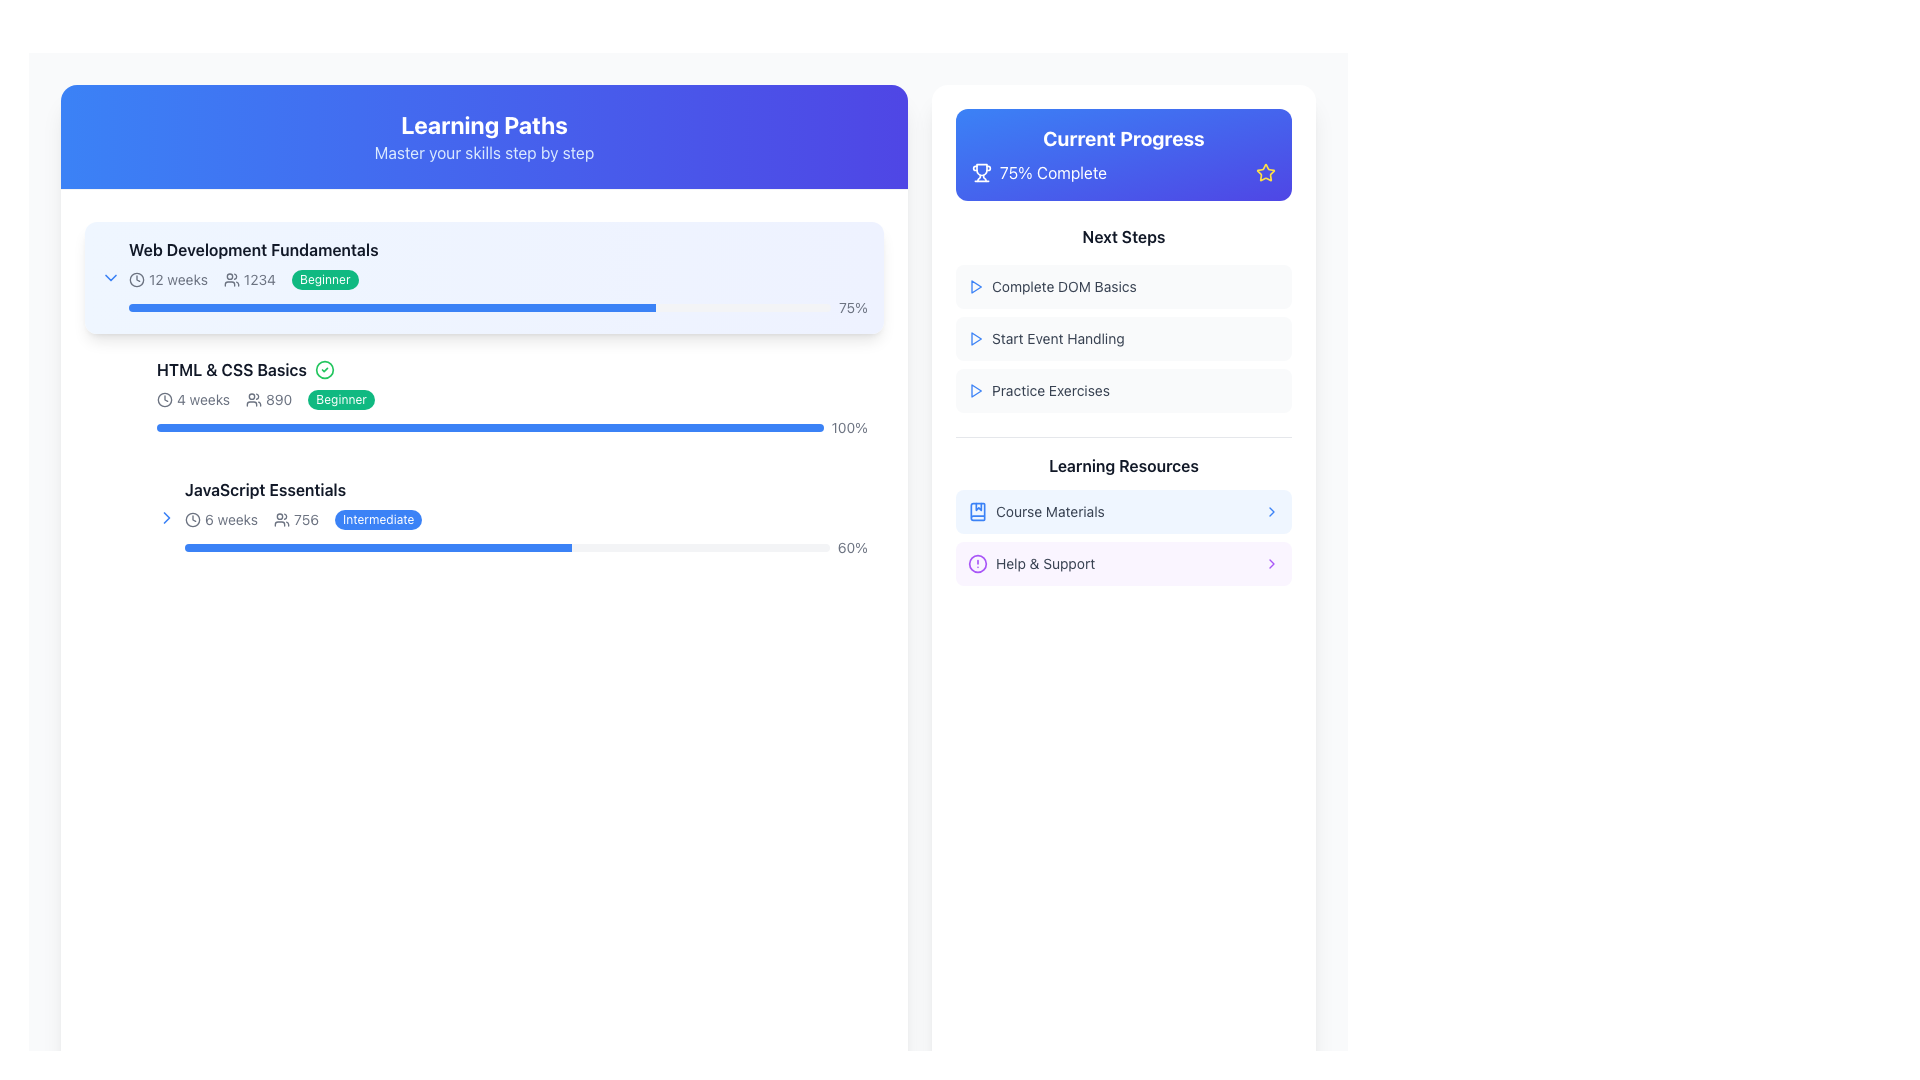 The image size is (1920, 1080). Describe the element at coordinates (281, 519) in the screenshot. I see `the non-interactive SVG icon representing user participation in the JavaScript Essentials course, located to the left of the text '756' within the learning paths list` at that location.